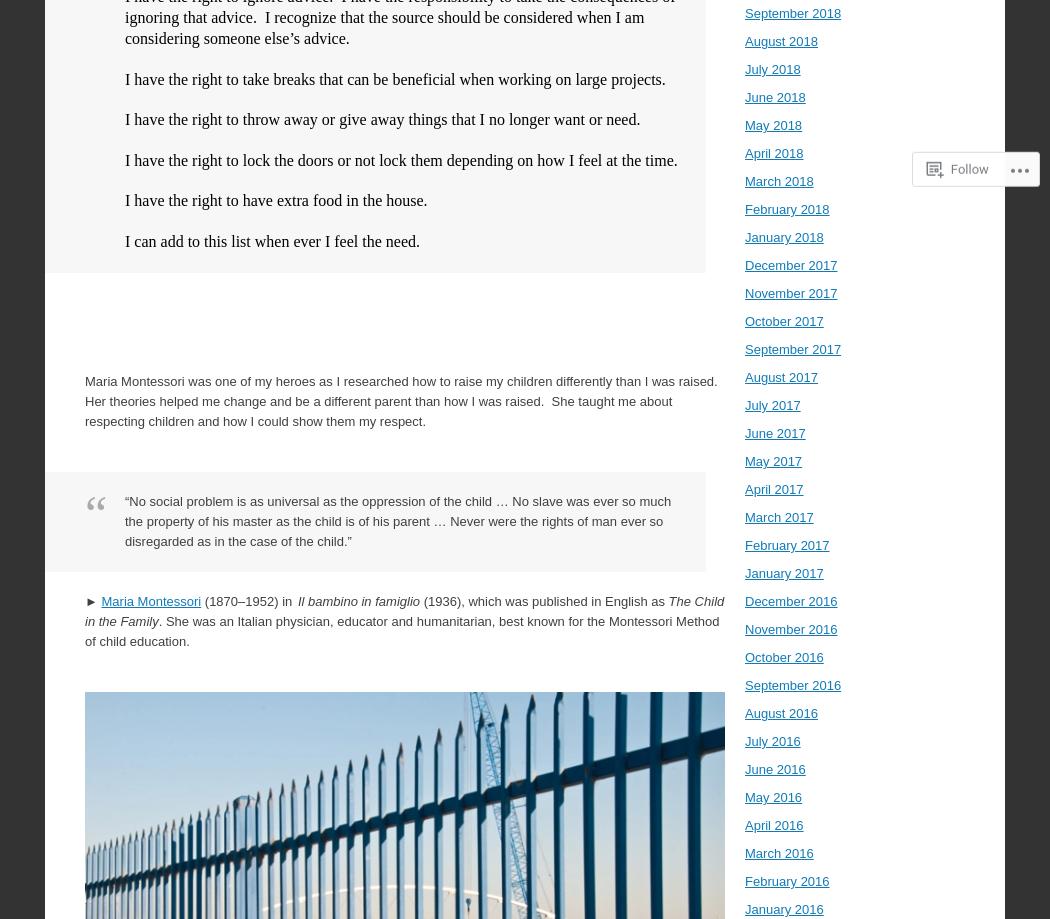  What do you see at coordinates (784, 320) in the screenshot?
I see `'October 2017'` at bounding box center [784, 320].